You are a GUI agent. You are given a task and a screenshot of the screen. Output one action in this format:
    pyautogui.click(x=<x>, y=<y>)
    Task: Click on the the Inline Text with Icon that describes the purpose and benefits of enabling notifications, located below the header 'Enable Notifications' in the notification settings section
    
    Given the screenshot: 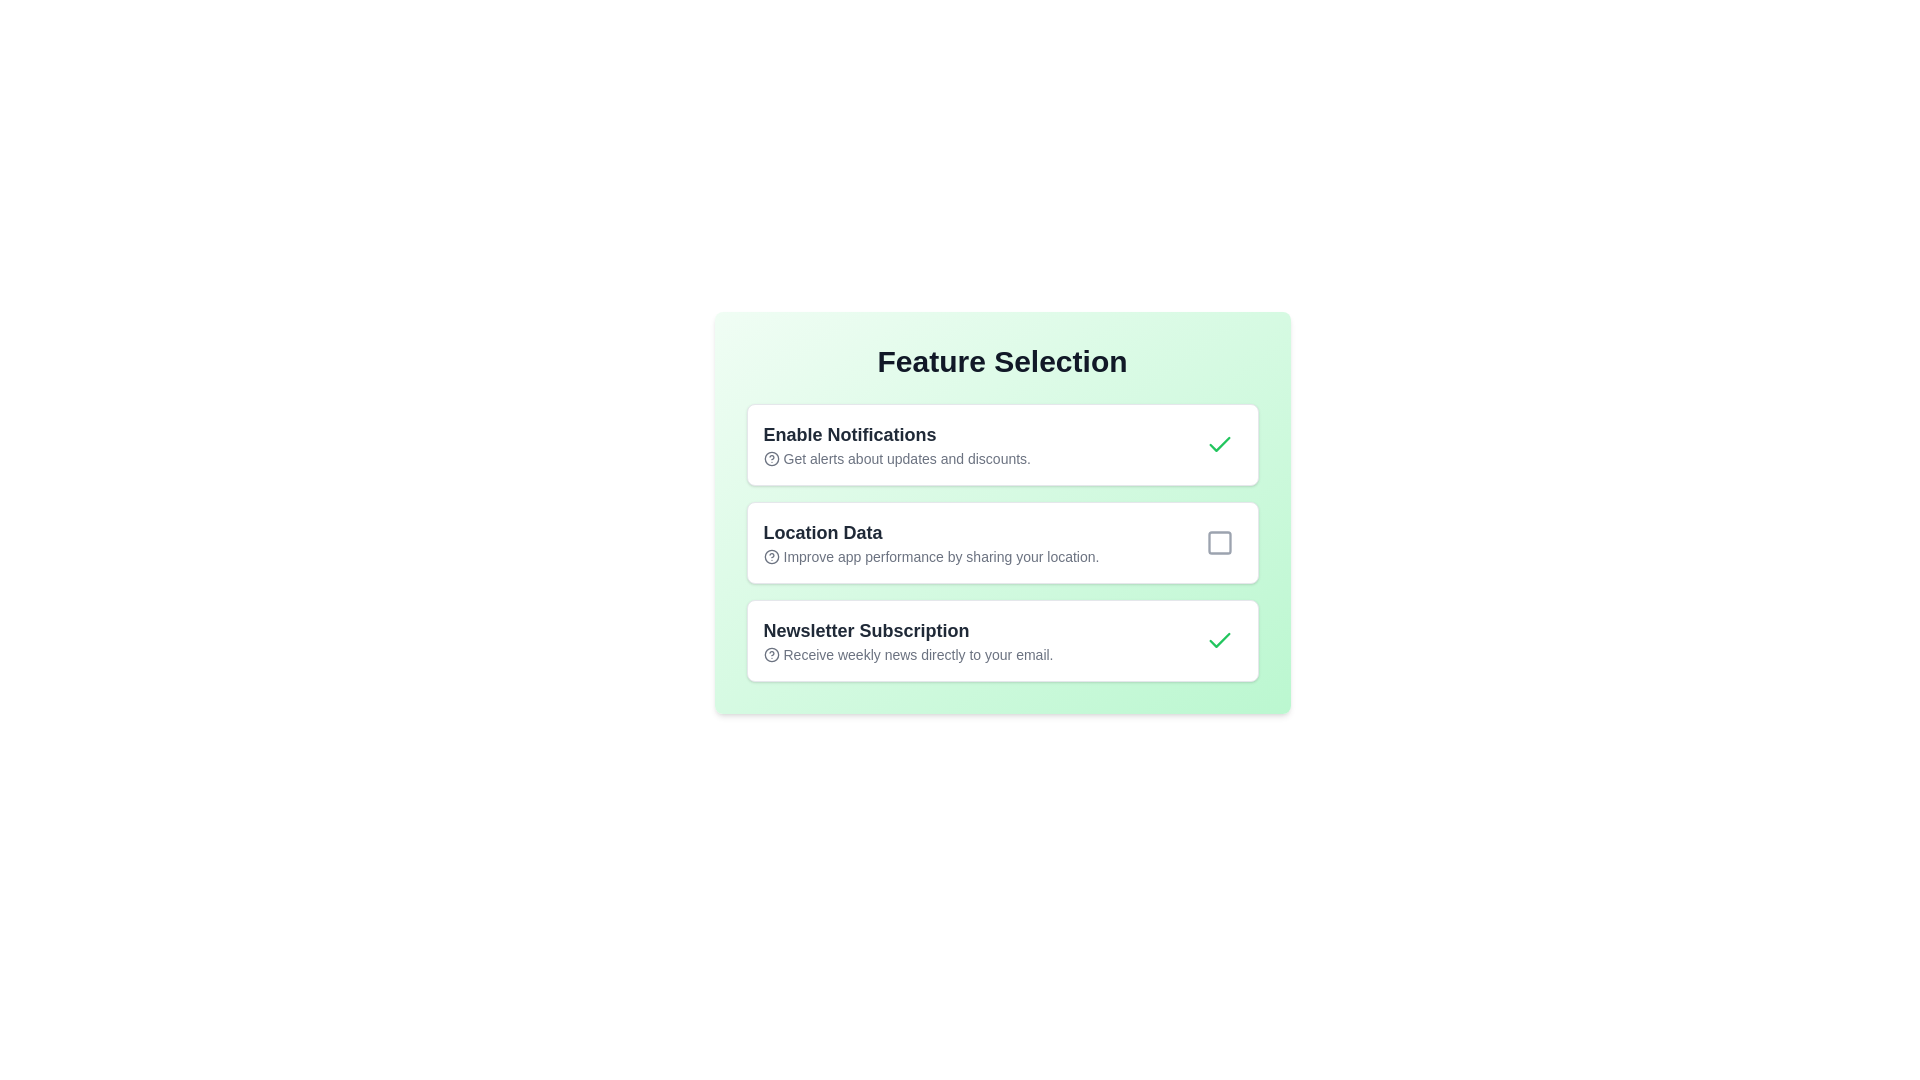 What is the action you would take?
    pyautogui.click(x=896, y=459)
    